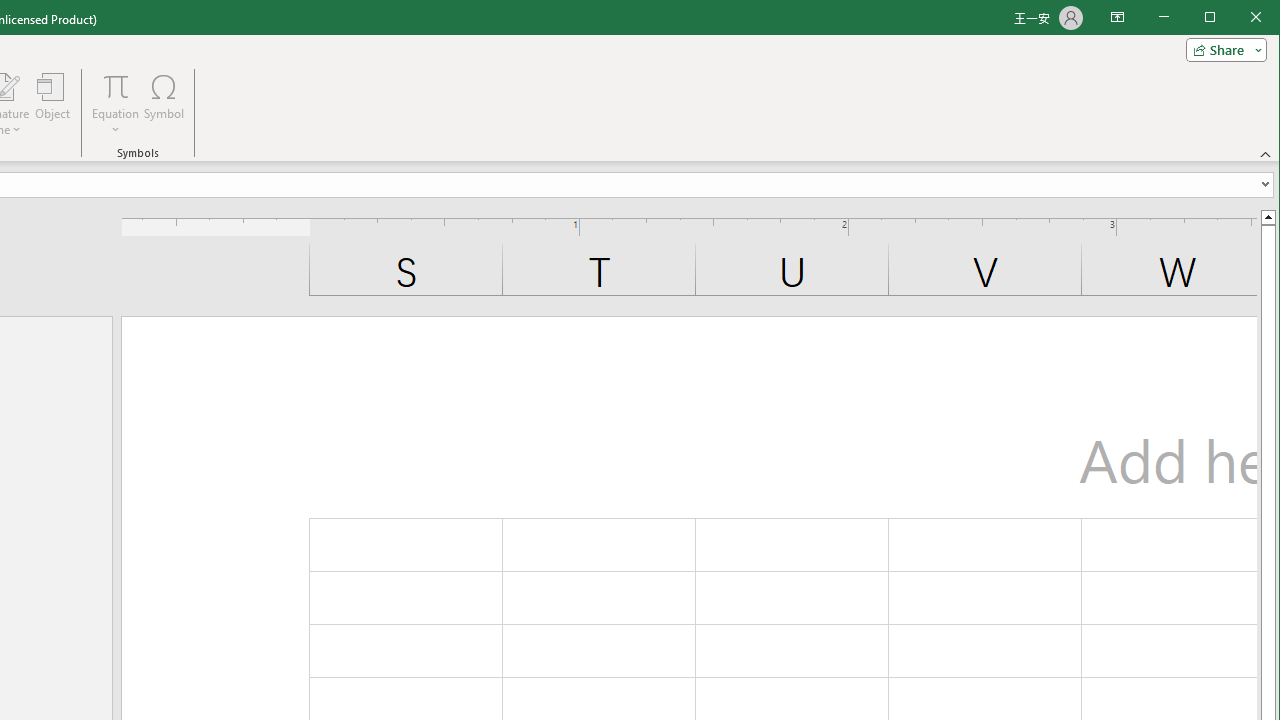  What do you see at coordinates (114, 123) in the screenshot?
I see `'More Options'` at bounding box center [114, 123].